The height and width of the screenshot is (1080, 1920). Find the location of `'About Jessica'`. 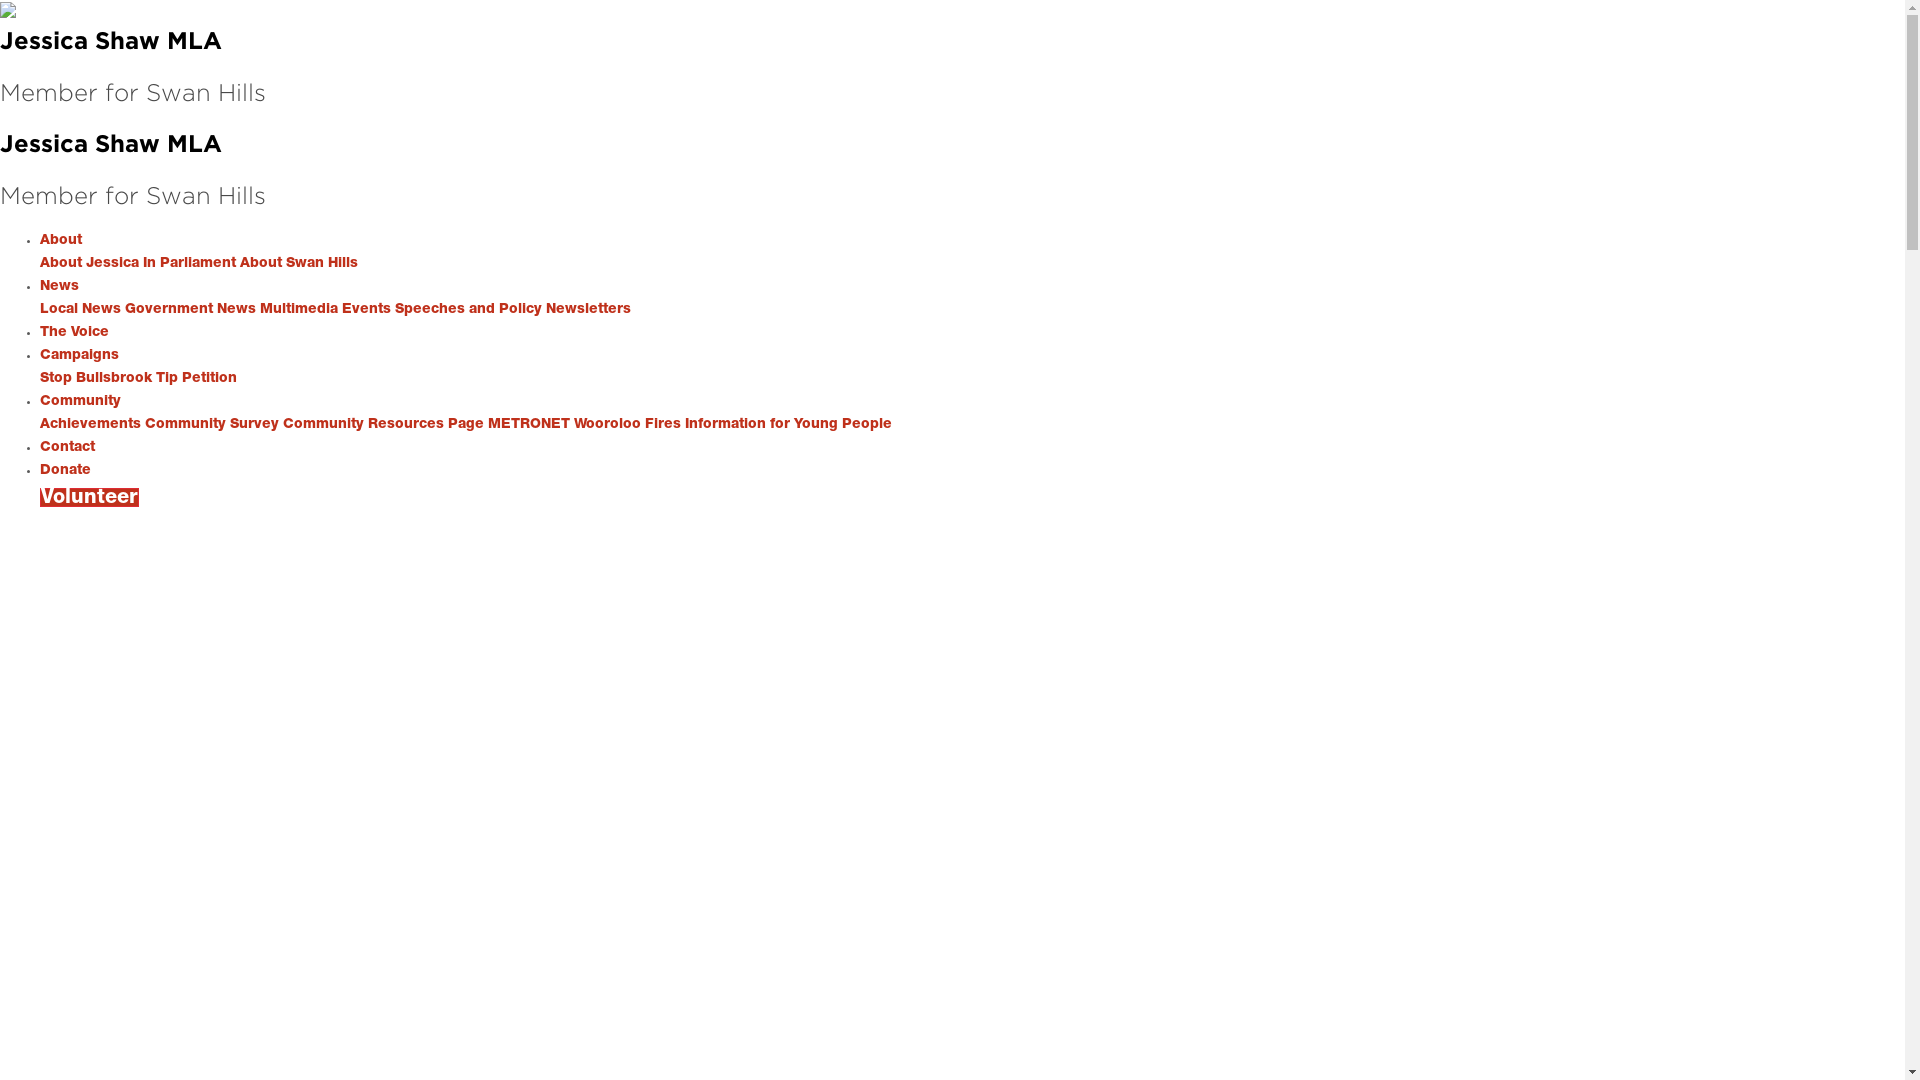

'About Jessica' is located at coordinates (88, 261).